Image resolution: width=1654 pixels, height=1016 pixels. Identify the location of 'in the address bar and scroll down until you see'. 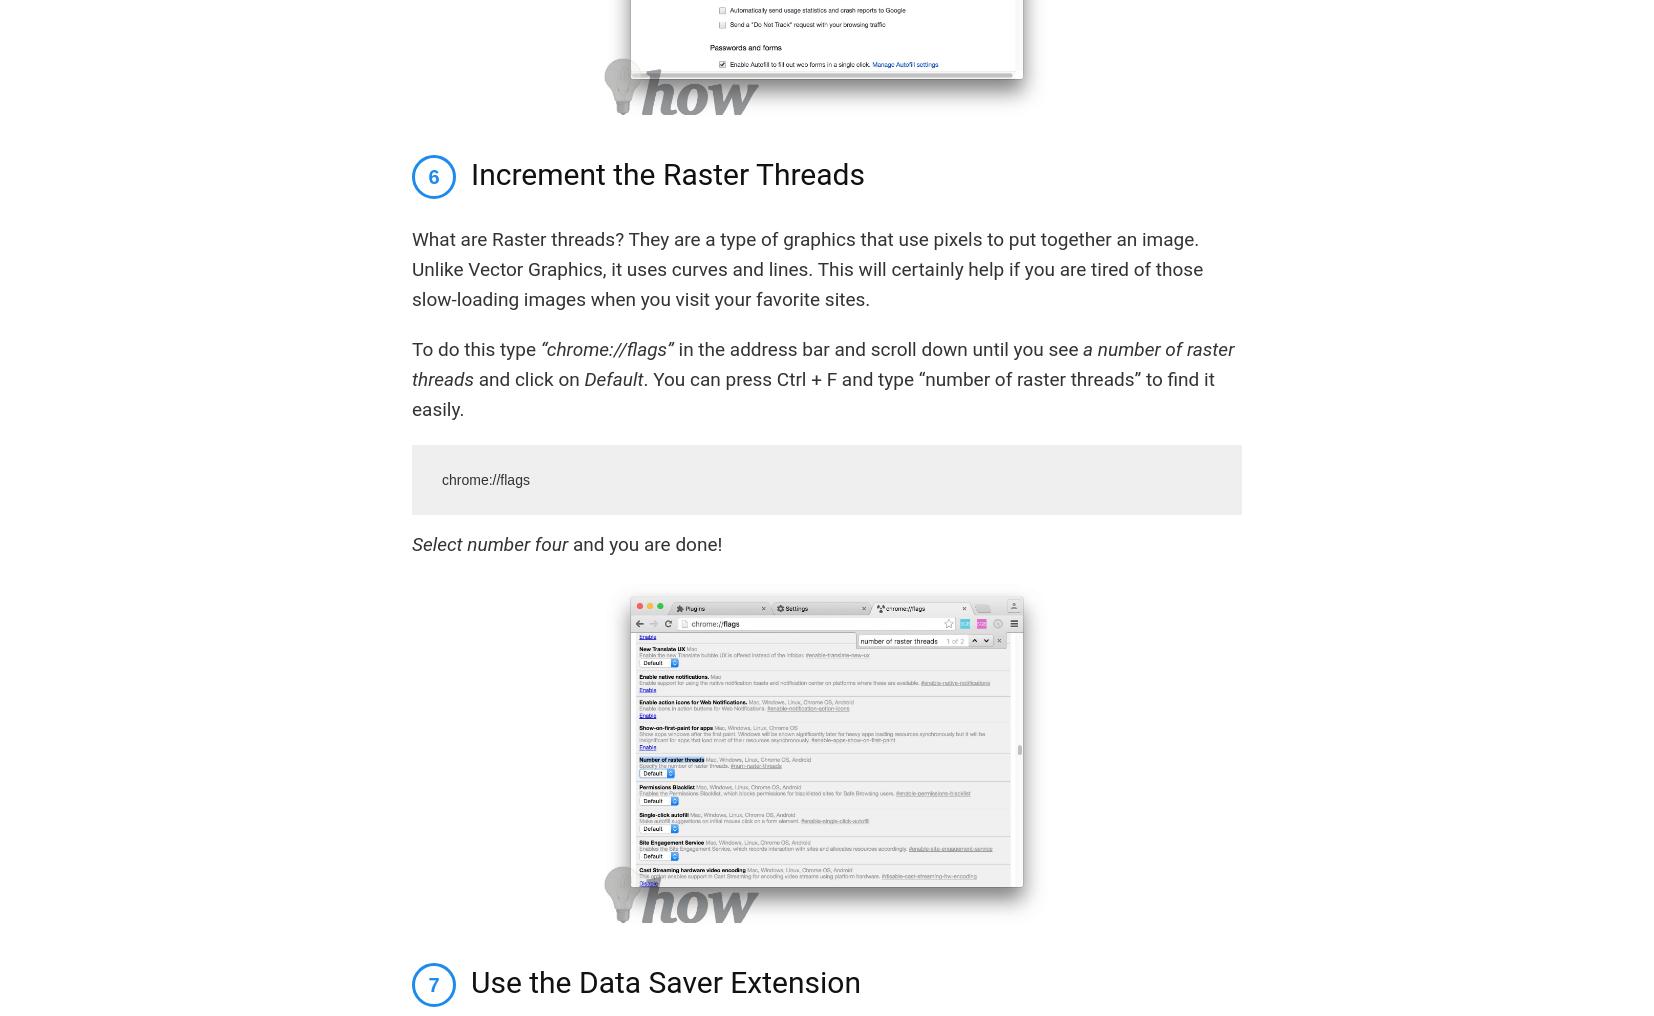
(874, 348).